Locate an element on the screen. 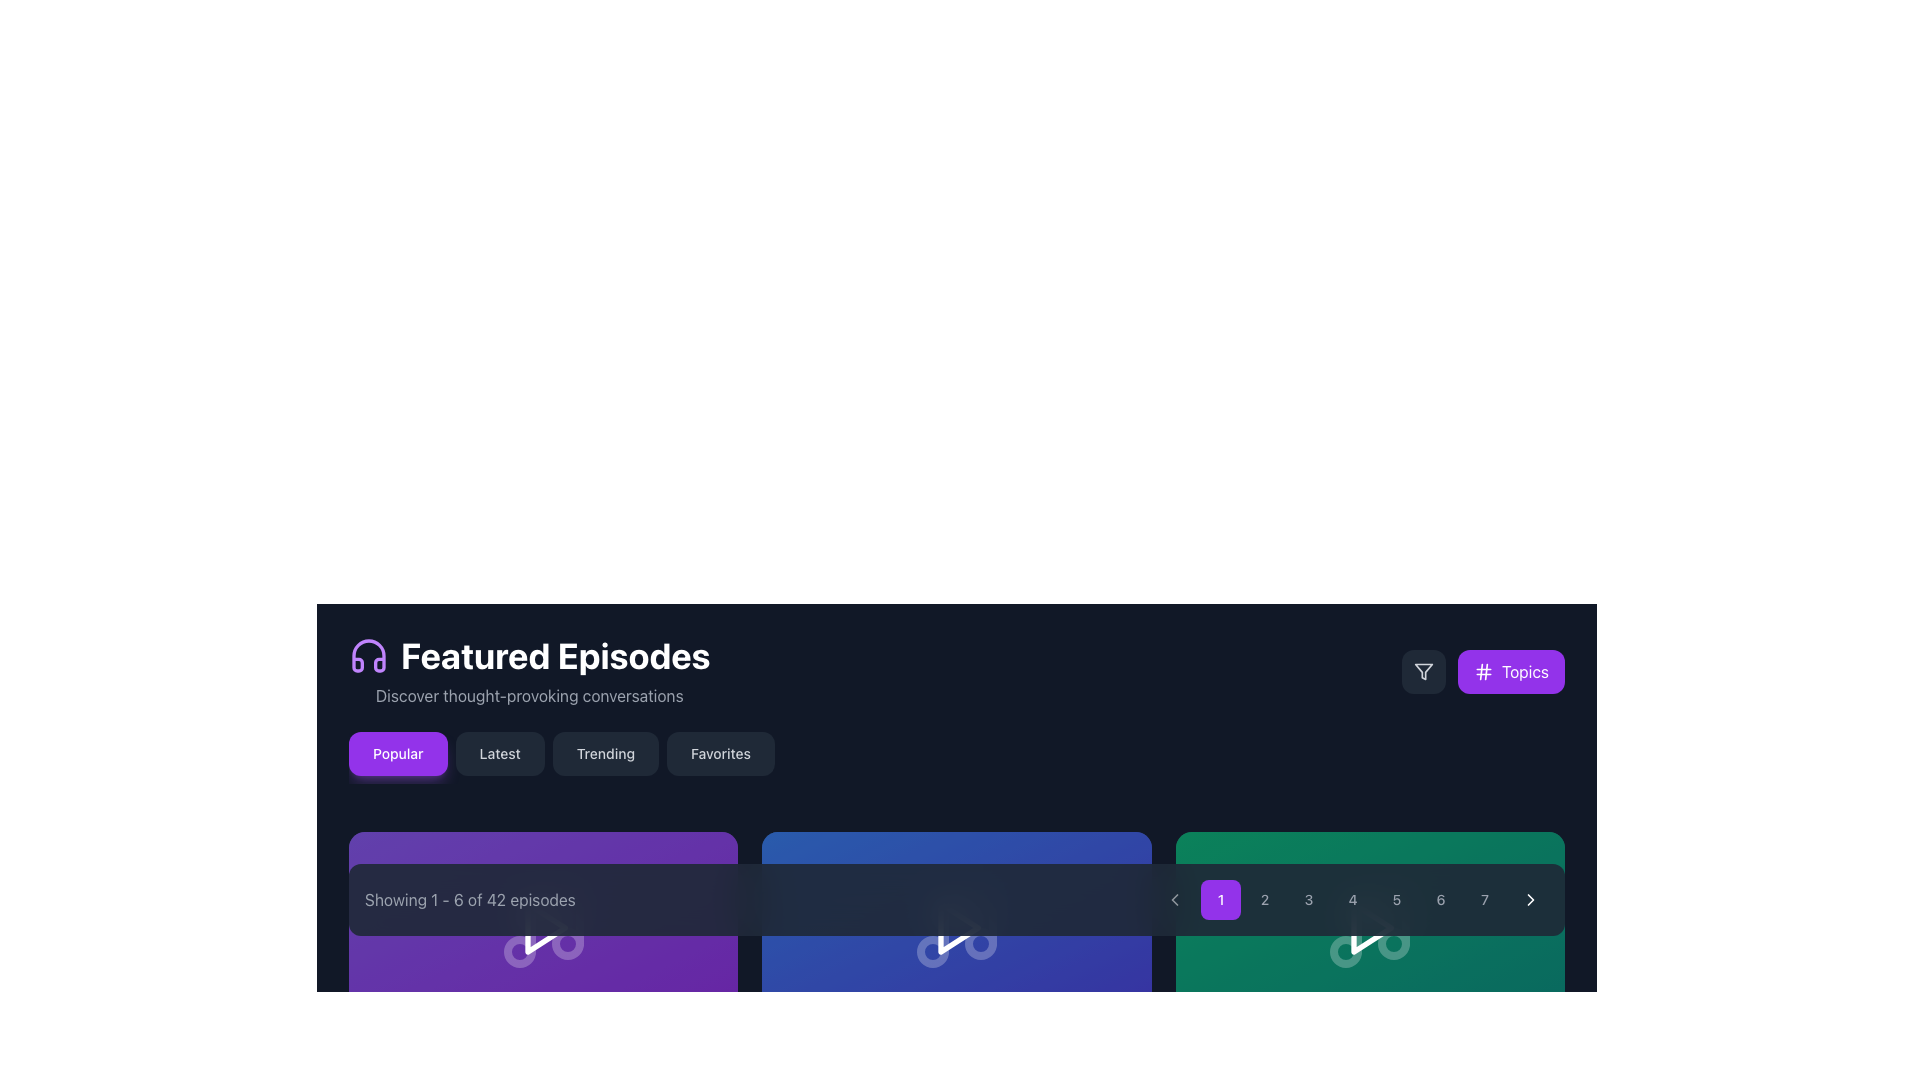  the 'Trending' button in the navigation menu located under the 'Featured Episodes' header to filter the content is located at coordinates (604, 753).